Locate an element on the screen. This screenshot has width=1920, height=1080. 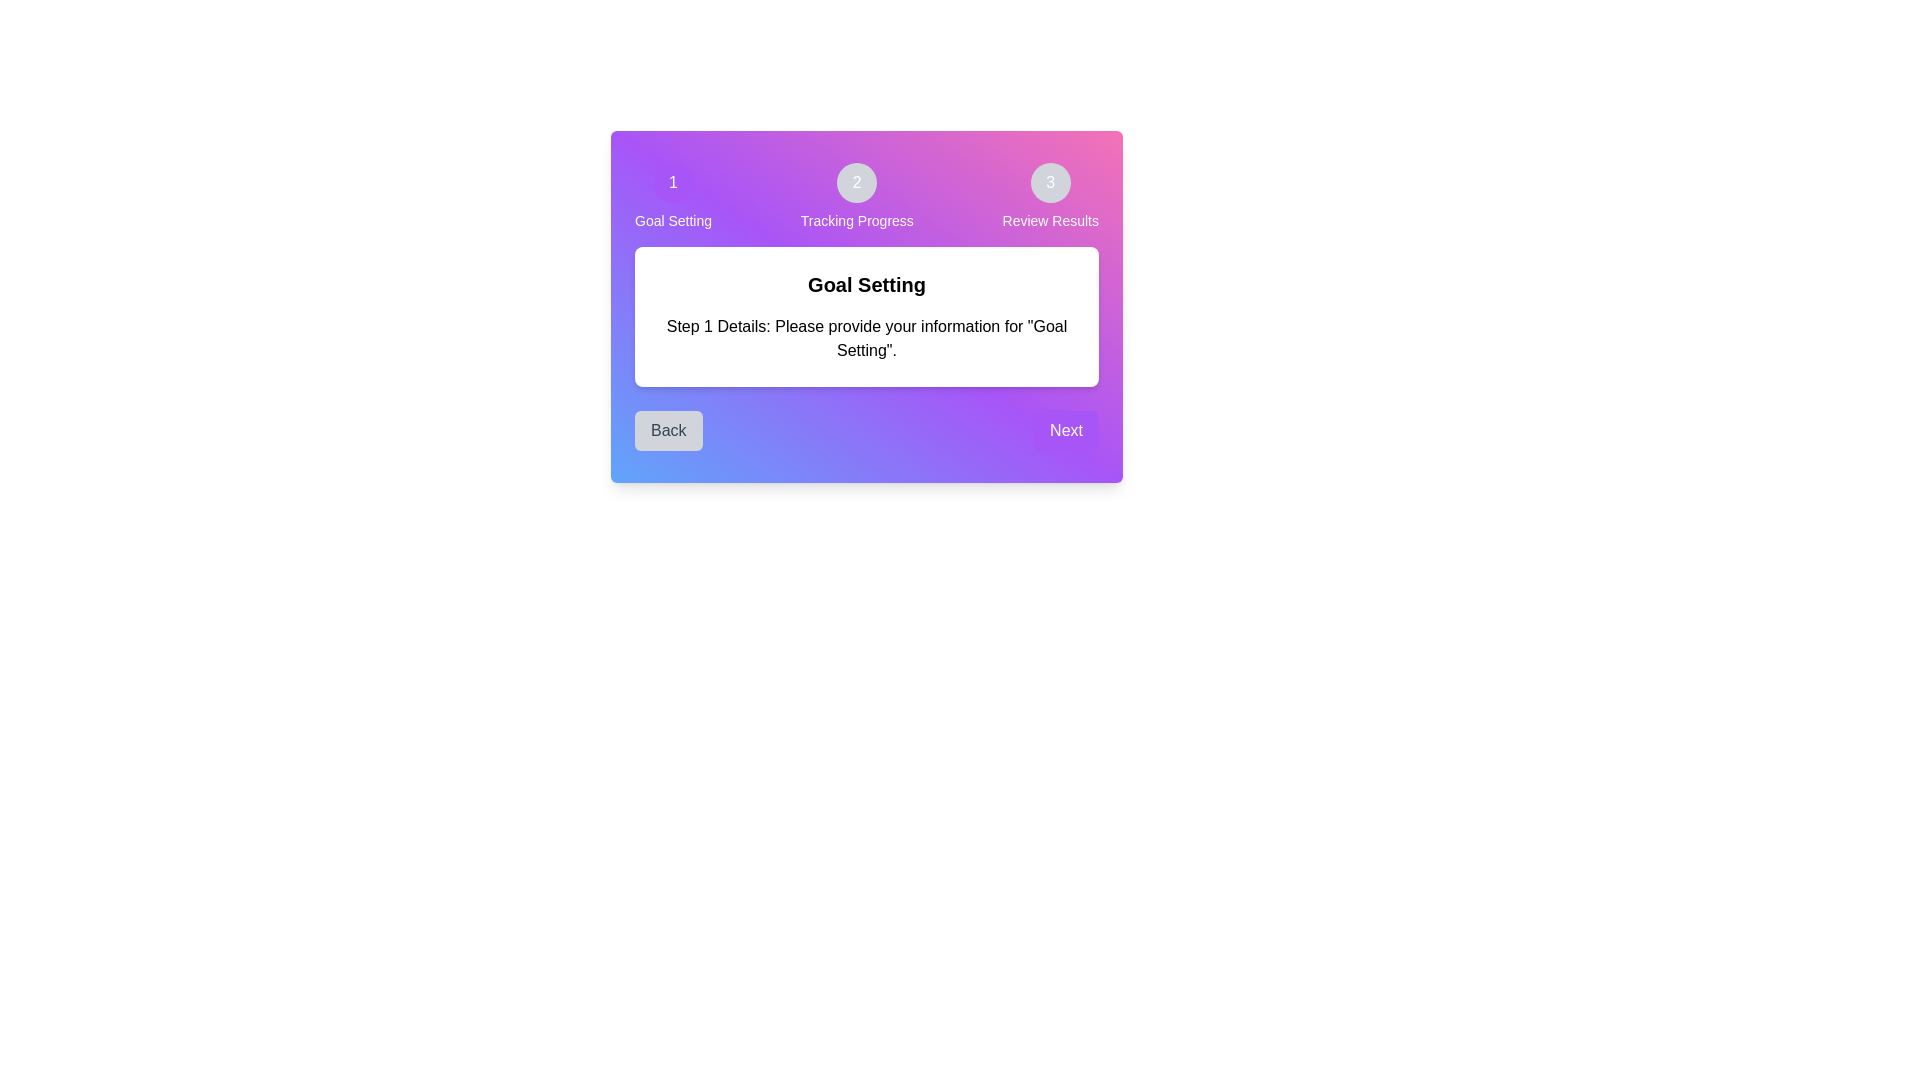
the 'Next' button to proceed to the next activity is located at coordinates (1064, 430).